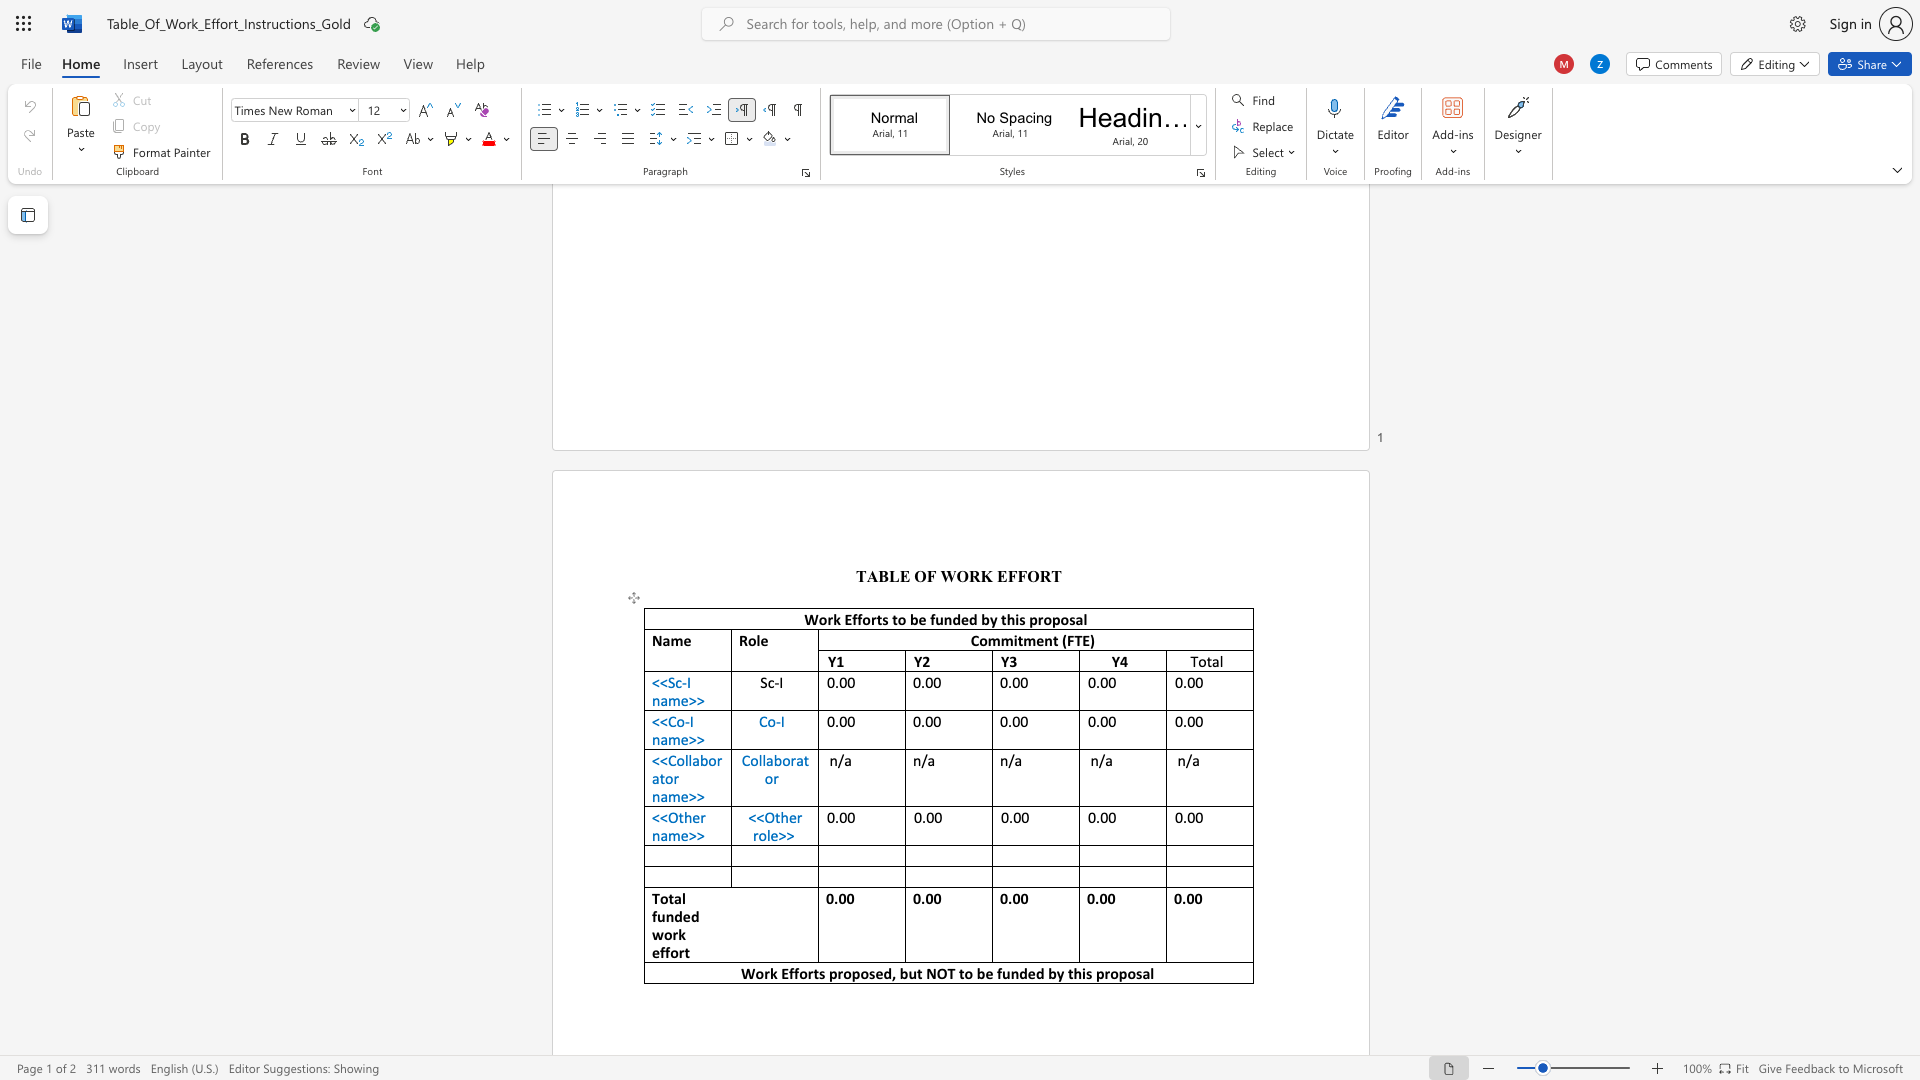 The height and width of the screenshot is (1080, 1920). Describe the element at coordinates (811, 618) in the screenshot. I see `the 1th character "W" in the text` at that location.